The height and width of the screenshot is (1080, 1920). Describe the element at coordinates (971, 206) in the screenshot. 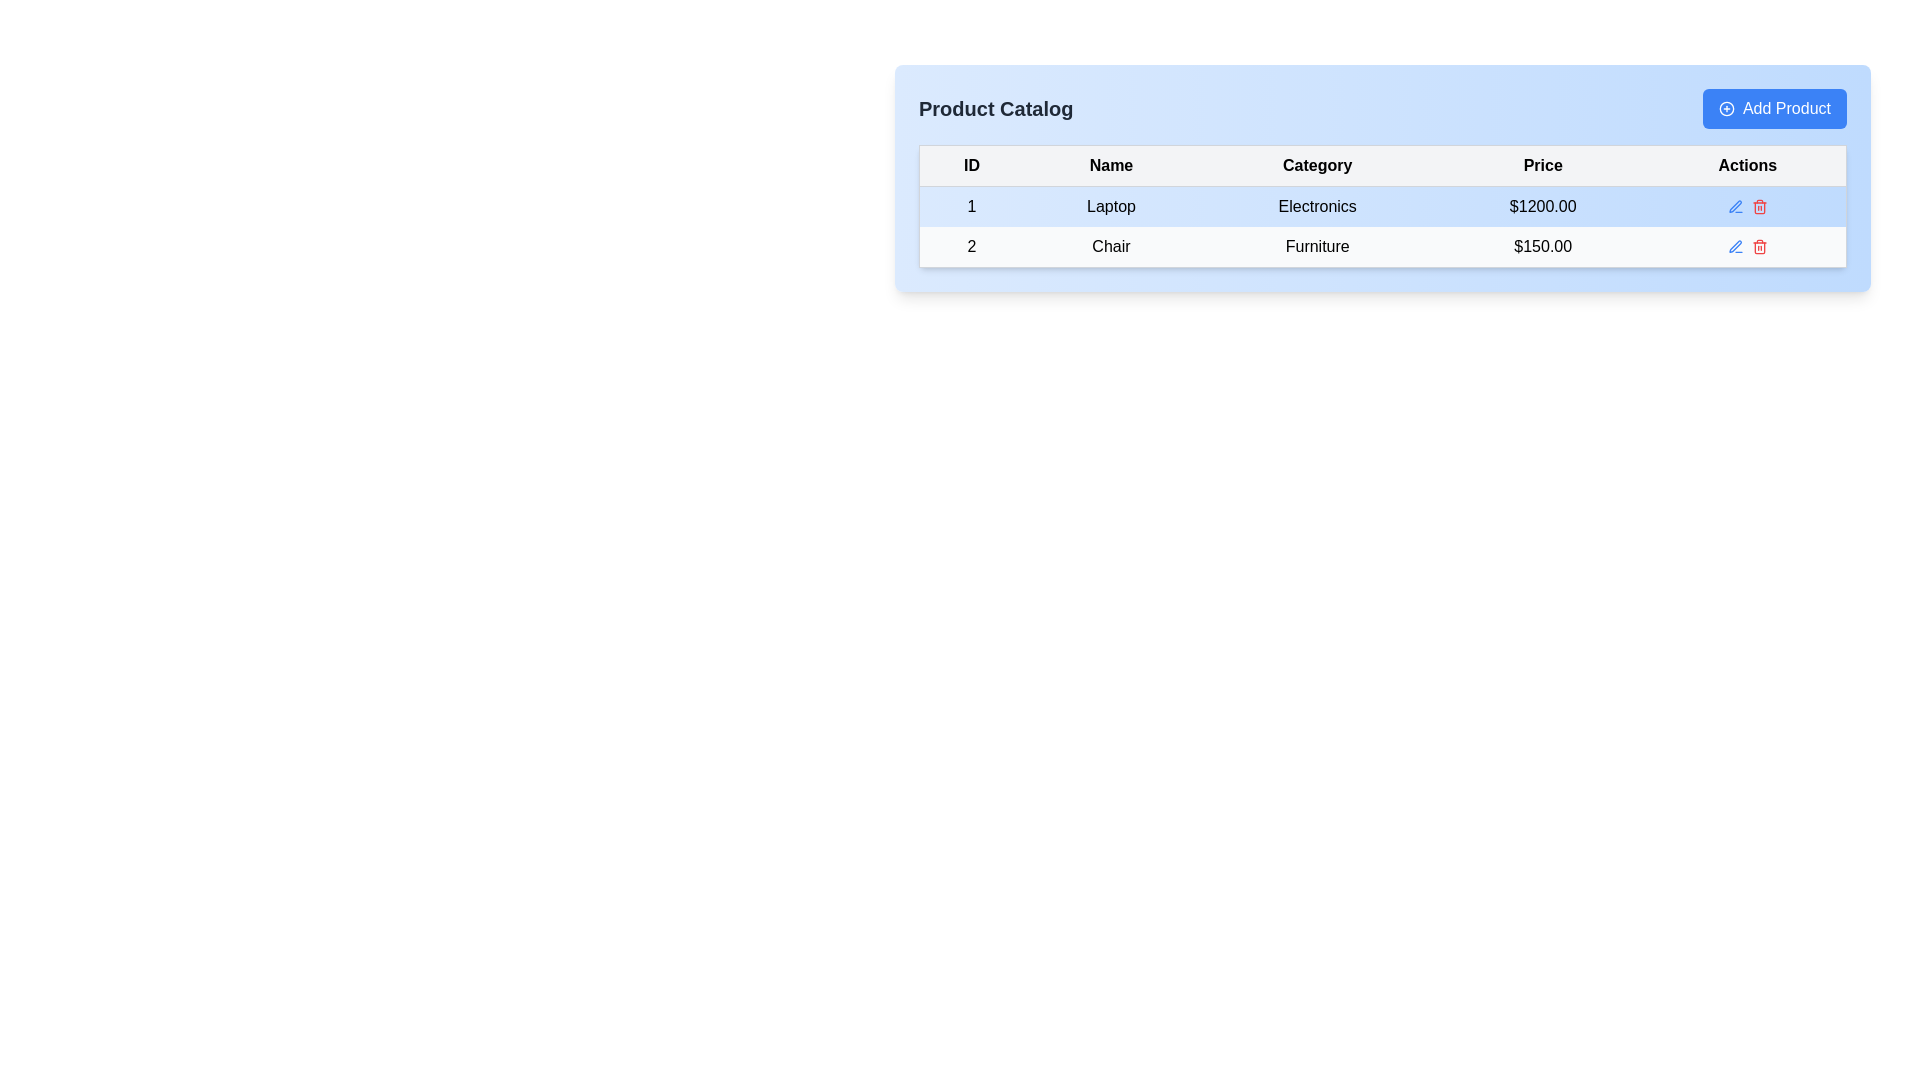

I see `the static text label displaying the digit '1', which is located under the heading 'ID' in the table layout` at that location.